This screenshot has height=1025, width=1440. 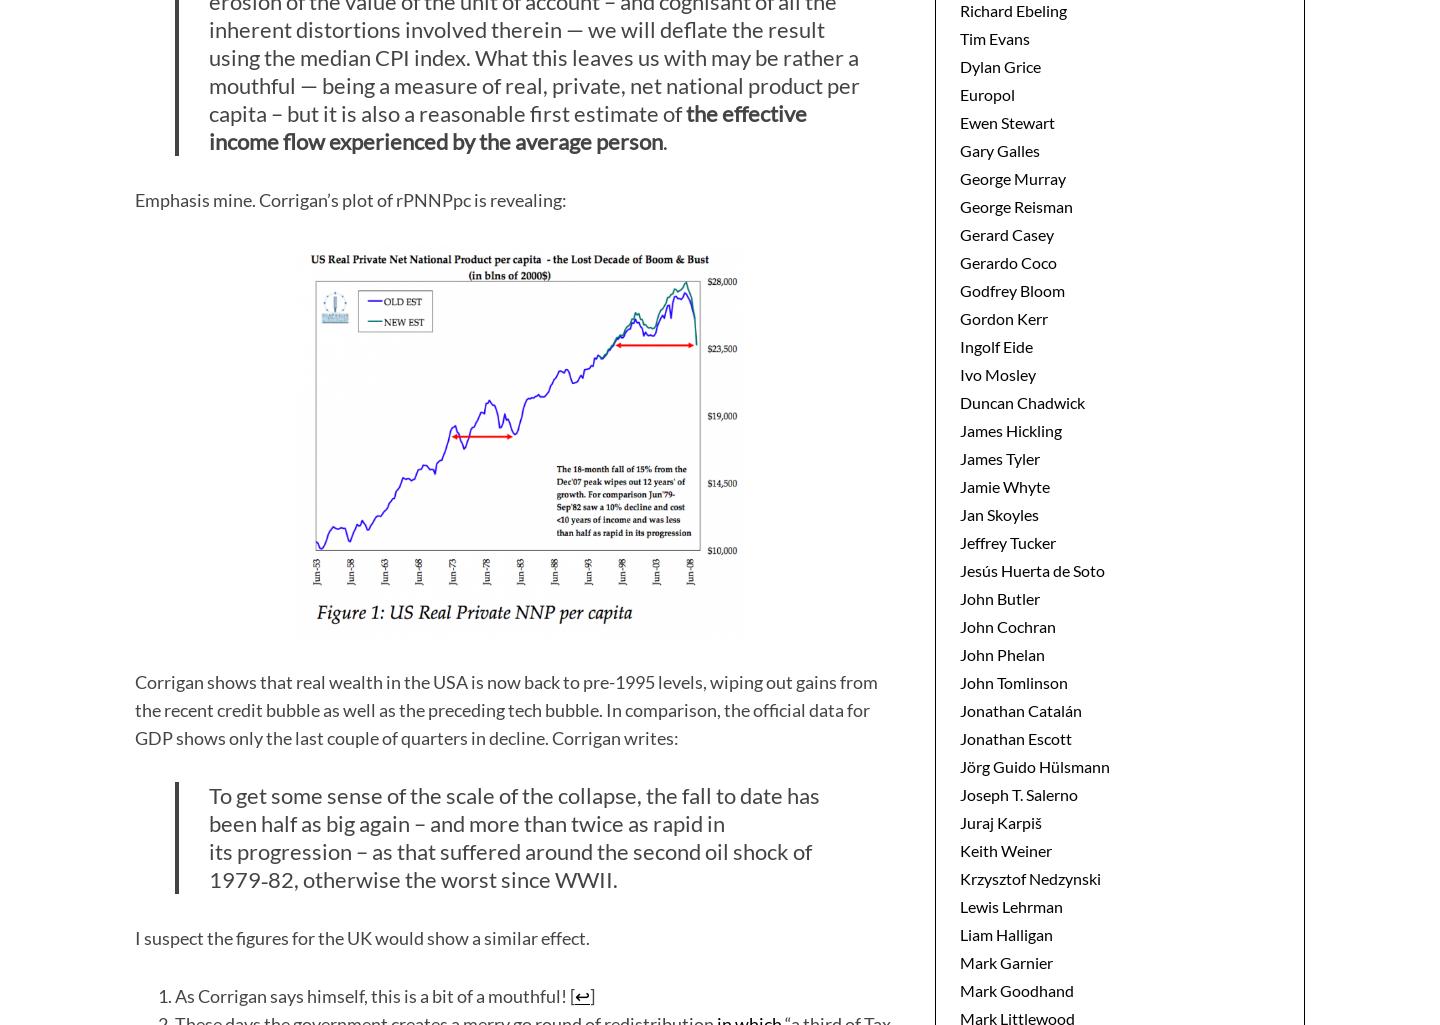 I want to click on '.', so click(x=665, y=140).